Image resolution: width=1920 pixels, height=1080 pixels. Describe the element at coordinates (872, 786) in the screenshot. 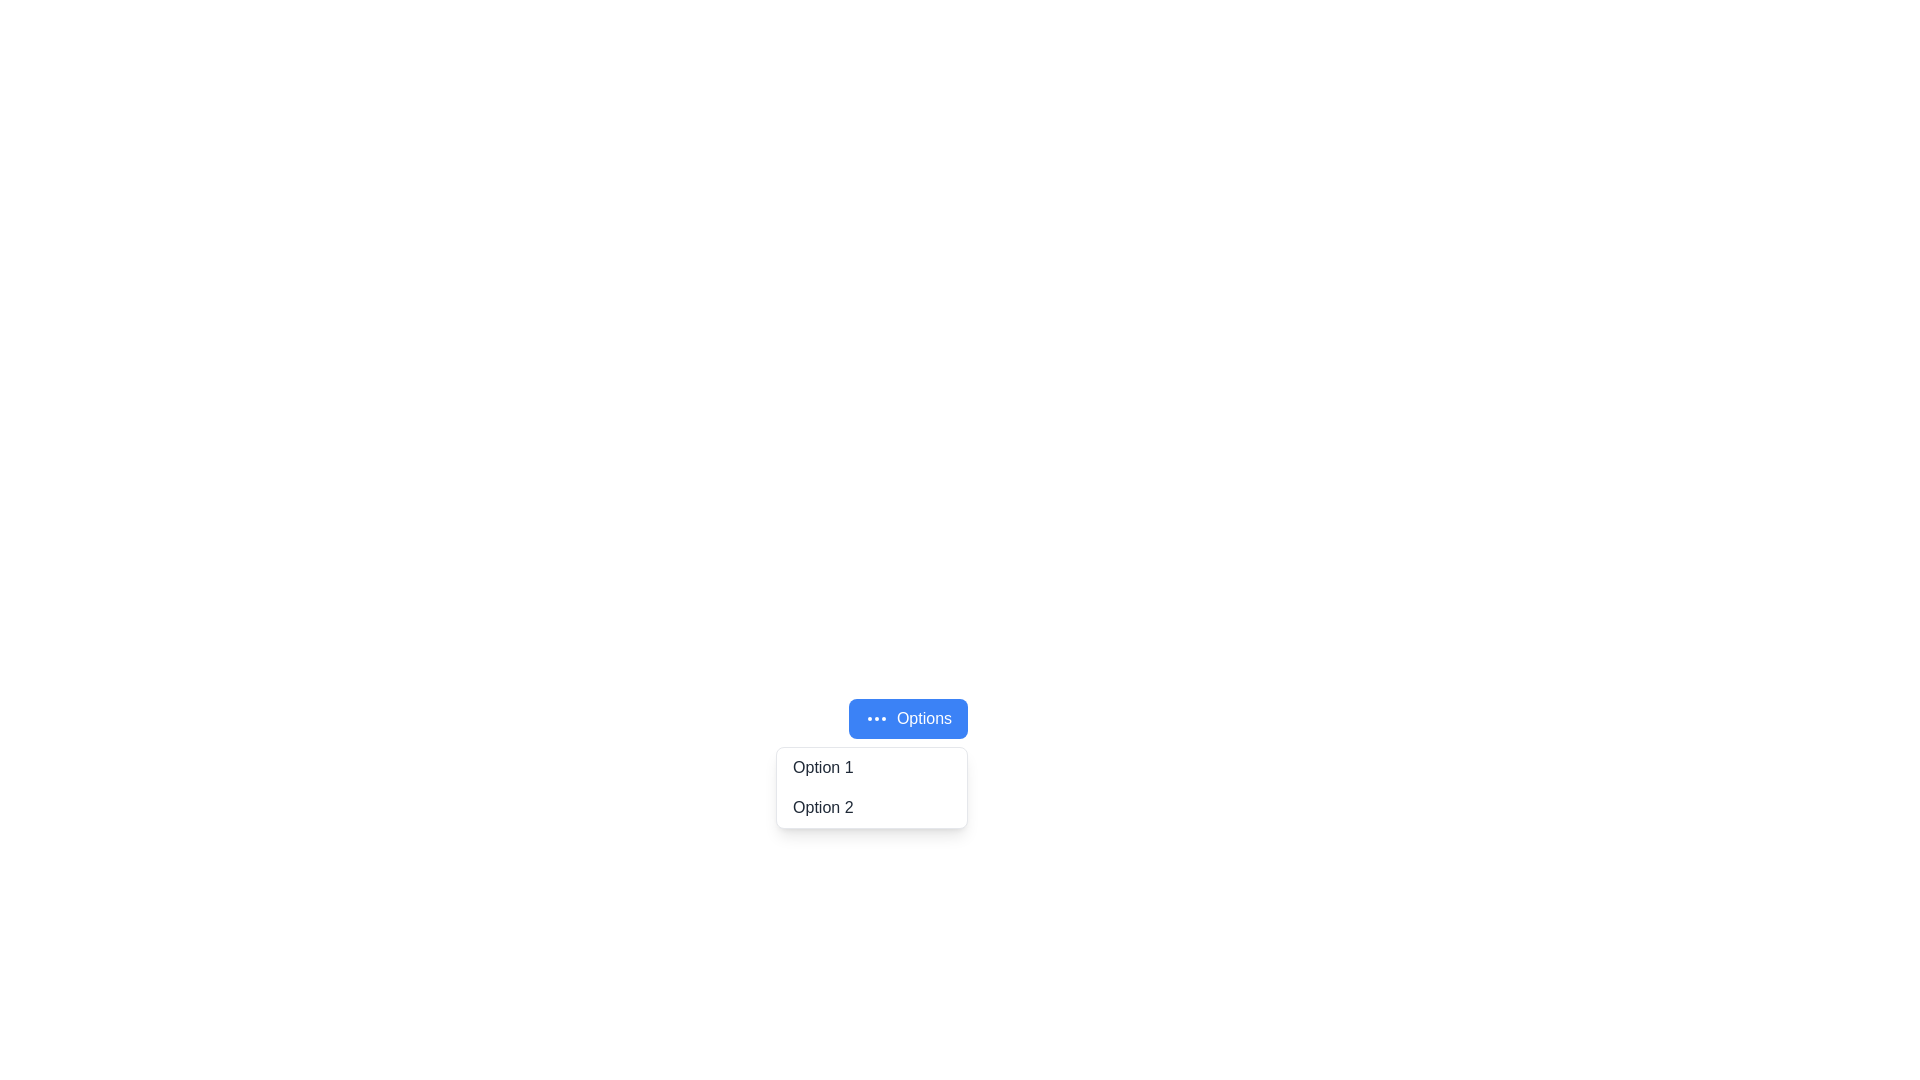

I see `the dropdown menu options that appear after clicking the 'Options' button, located just below it` at that location.